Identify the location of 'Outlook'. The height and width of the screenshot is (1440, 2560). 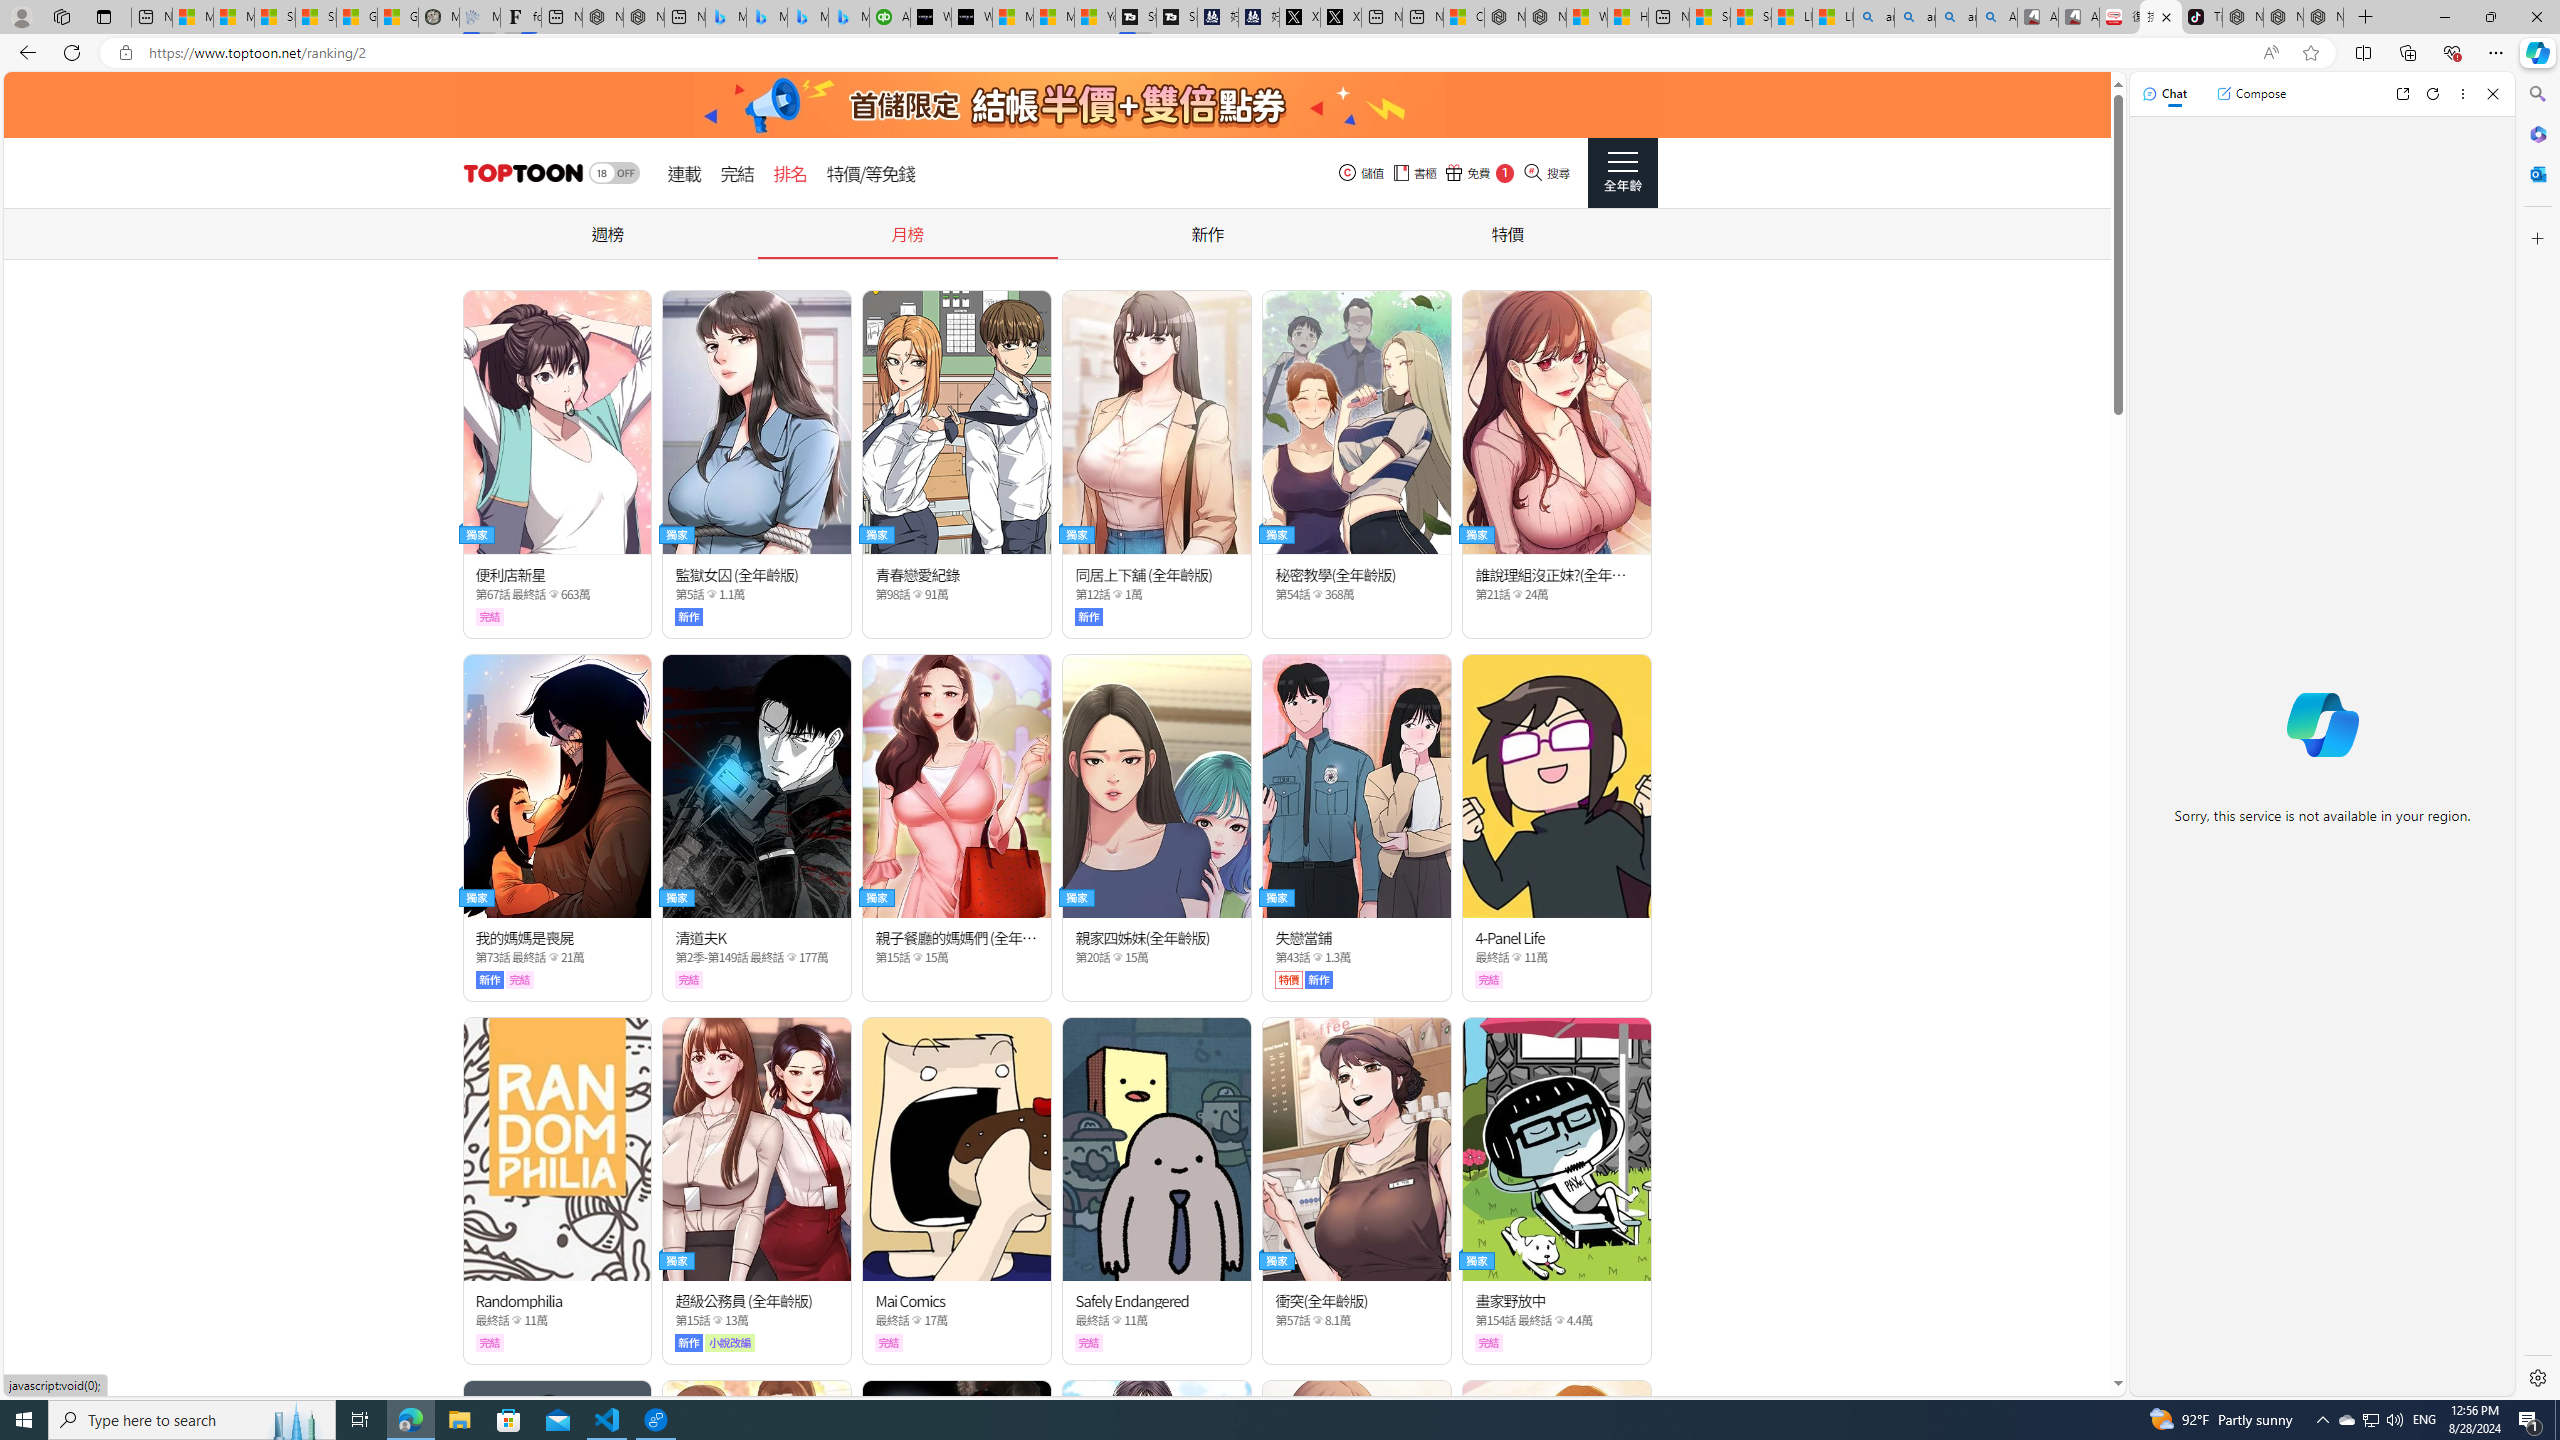
(2535, 172).